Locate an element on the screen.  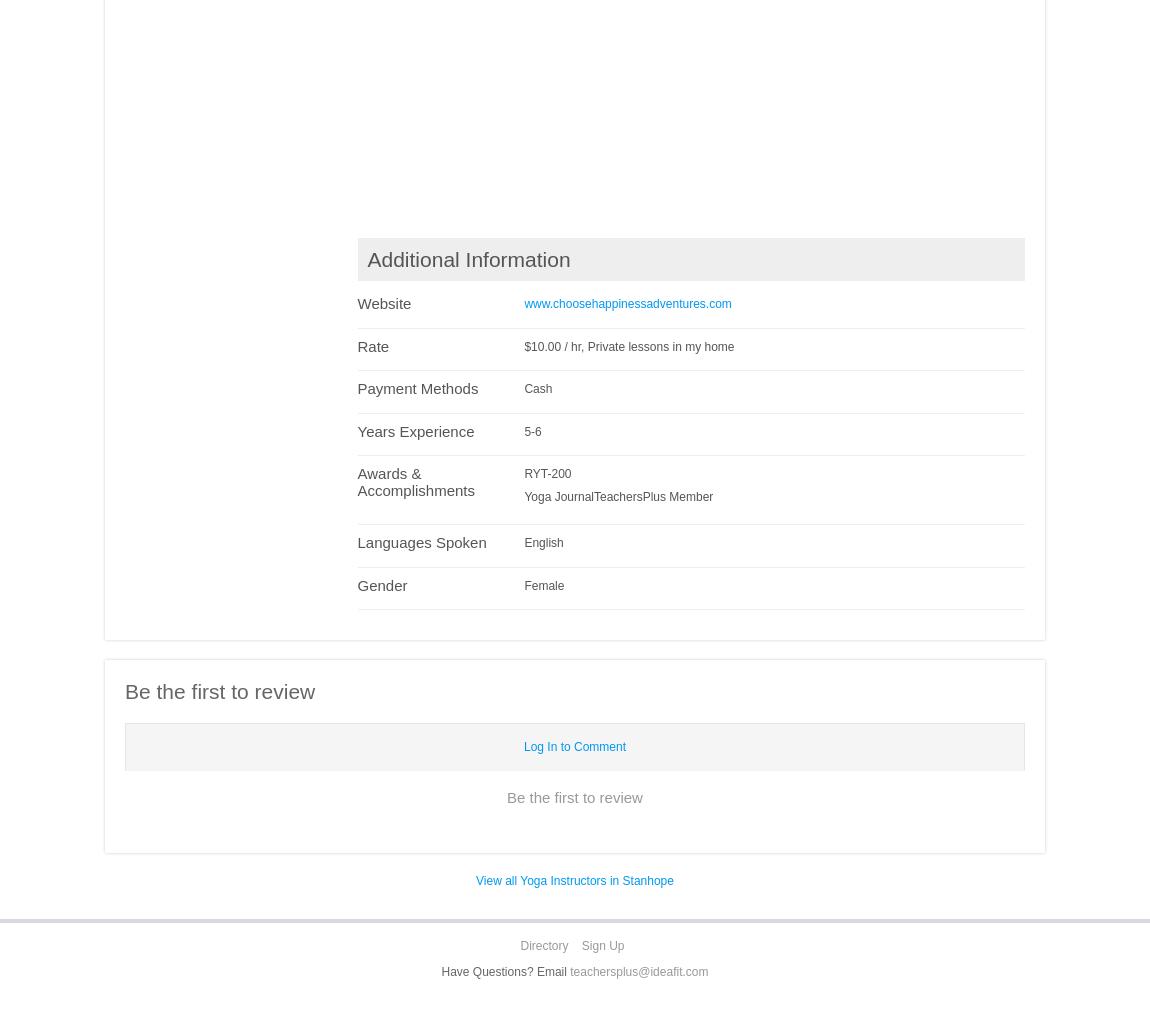
'Female' is located at coordinates (543, 584).